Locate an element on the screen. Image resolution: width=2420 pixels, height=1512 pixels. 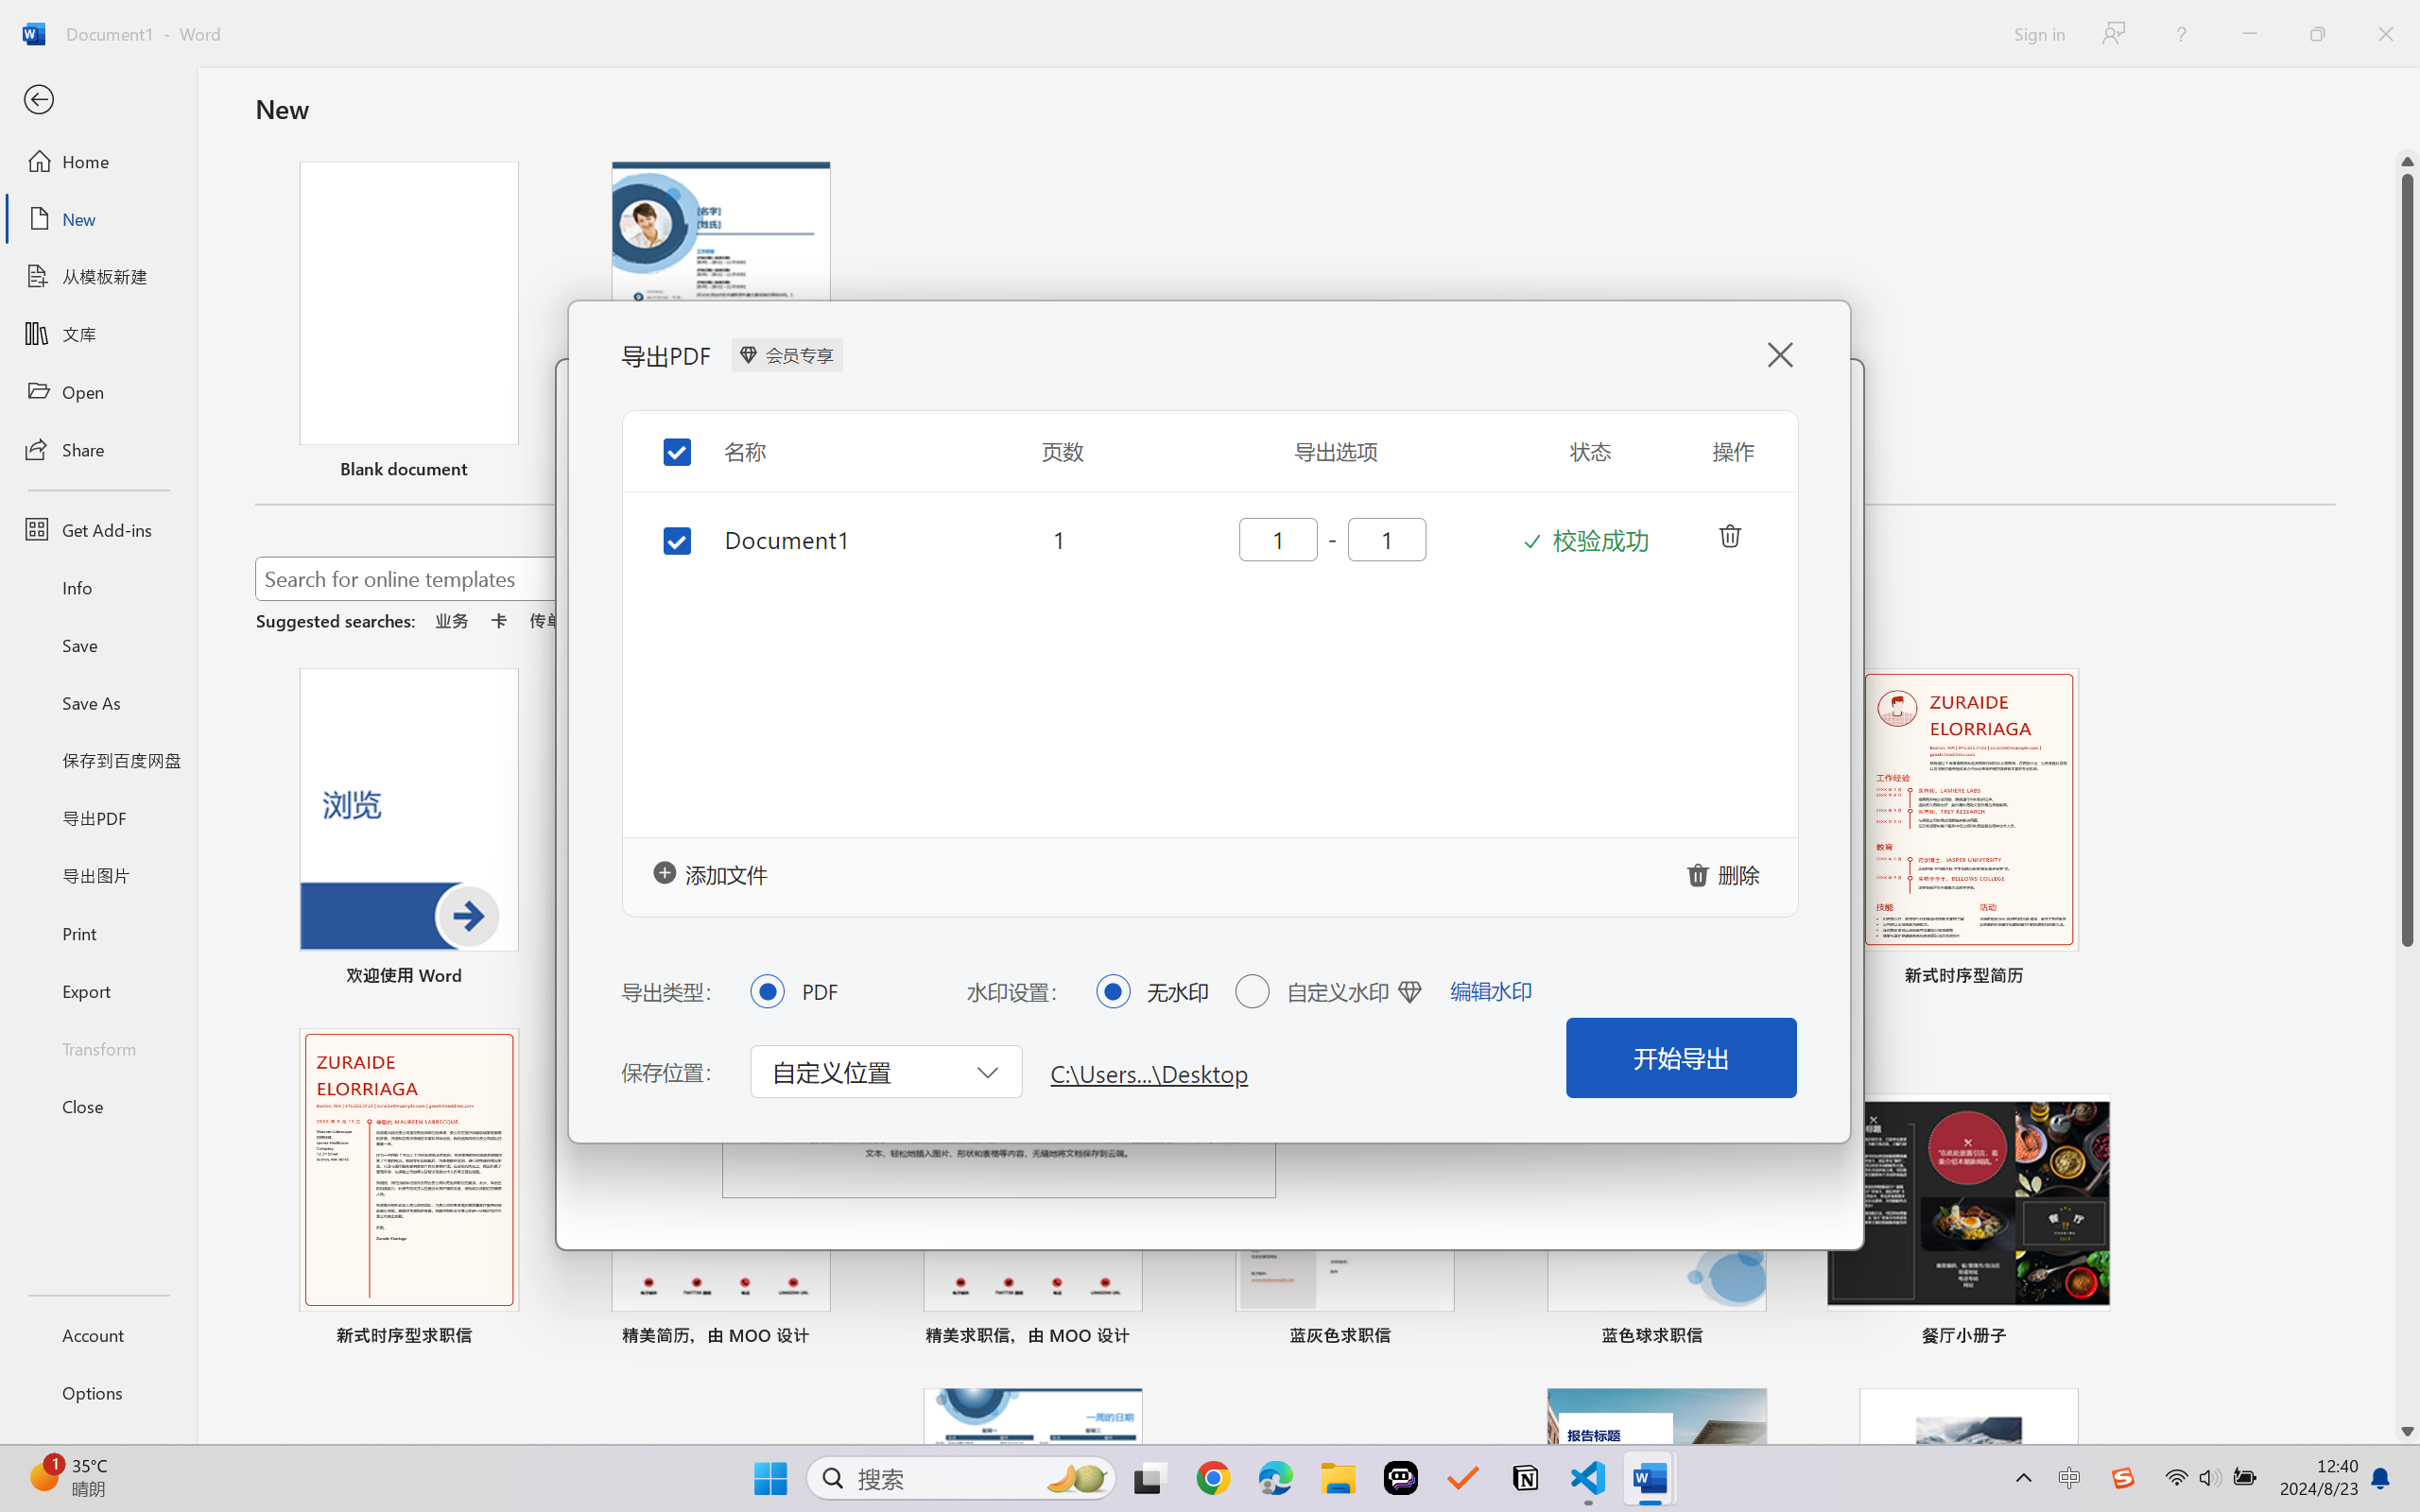
'select row' is located at coordinates (662, 536).